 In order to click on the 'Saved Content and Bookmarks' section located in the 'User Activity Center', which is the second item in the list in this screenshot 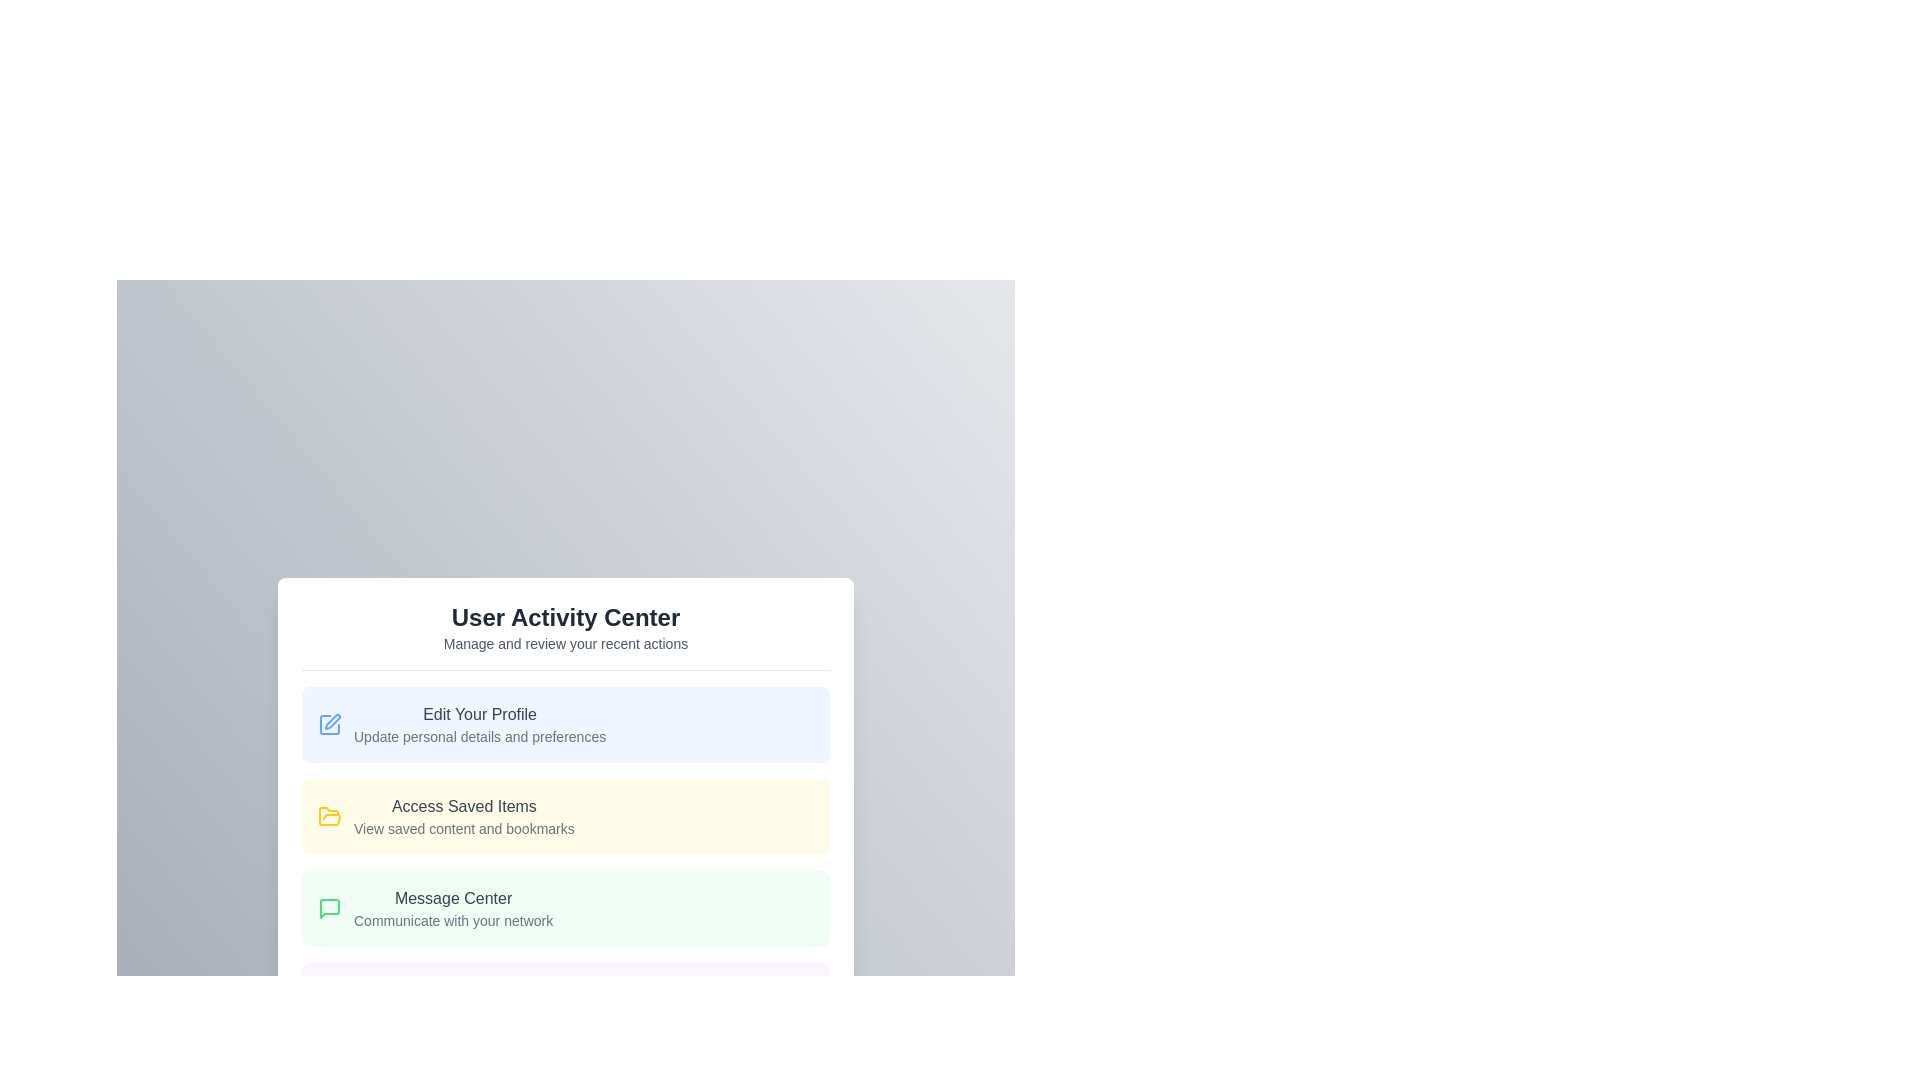, I will do `click(565, 820)`.